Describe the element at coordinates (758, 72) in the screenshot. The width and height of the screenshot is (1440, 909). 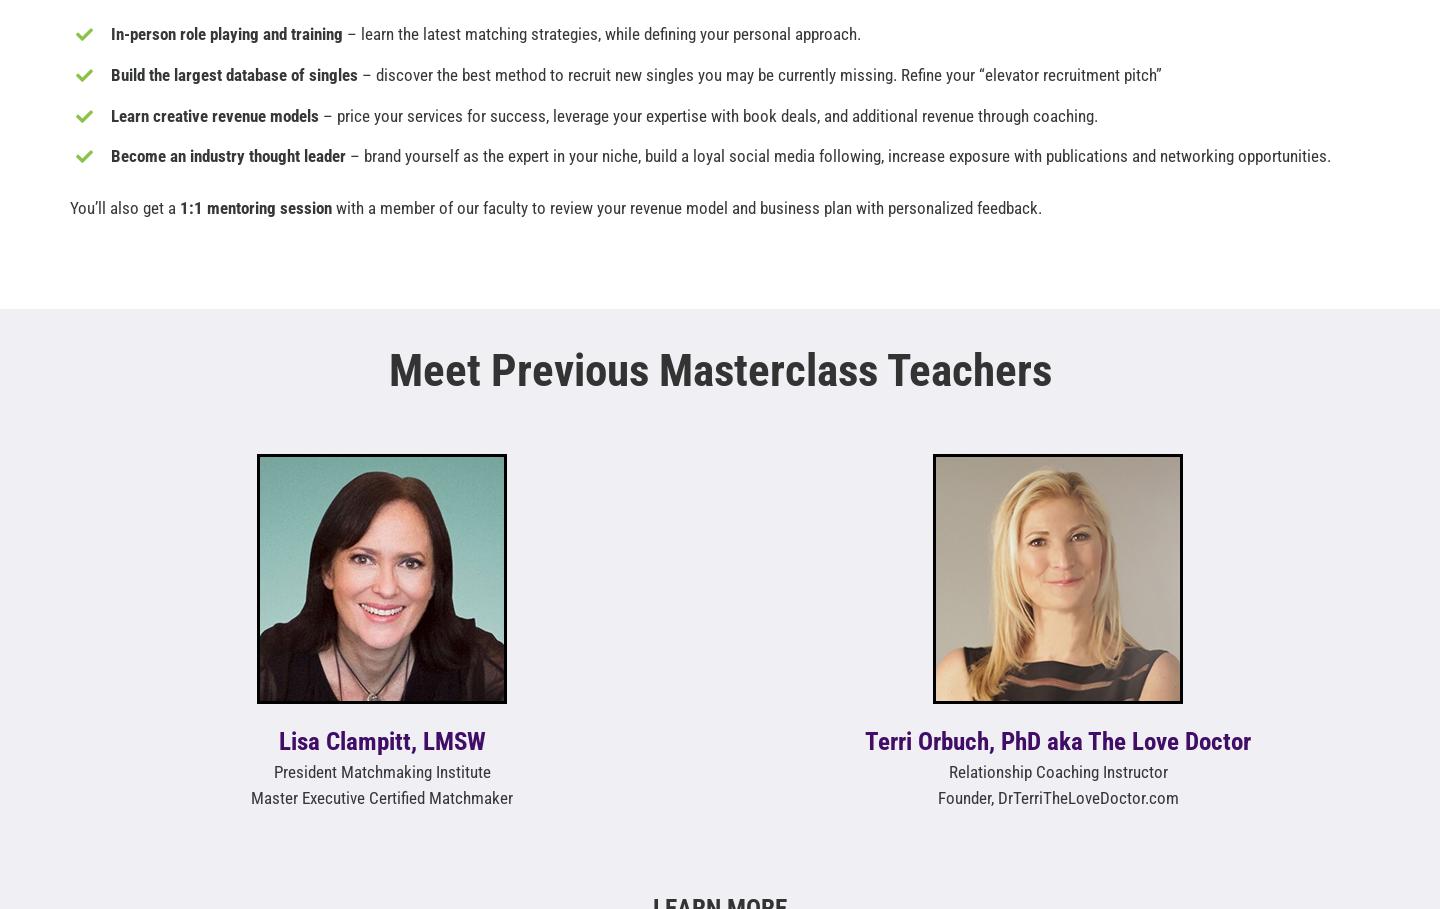
I see `'– discover the best method to recruit new singles you may be currently missing. Refine your “elevator recruitment pitch”'` at that location.